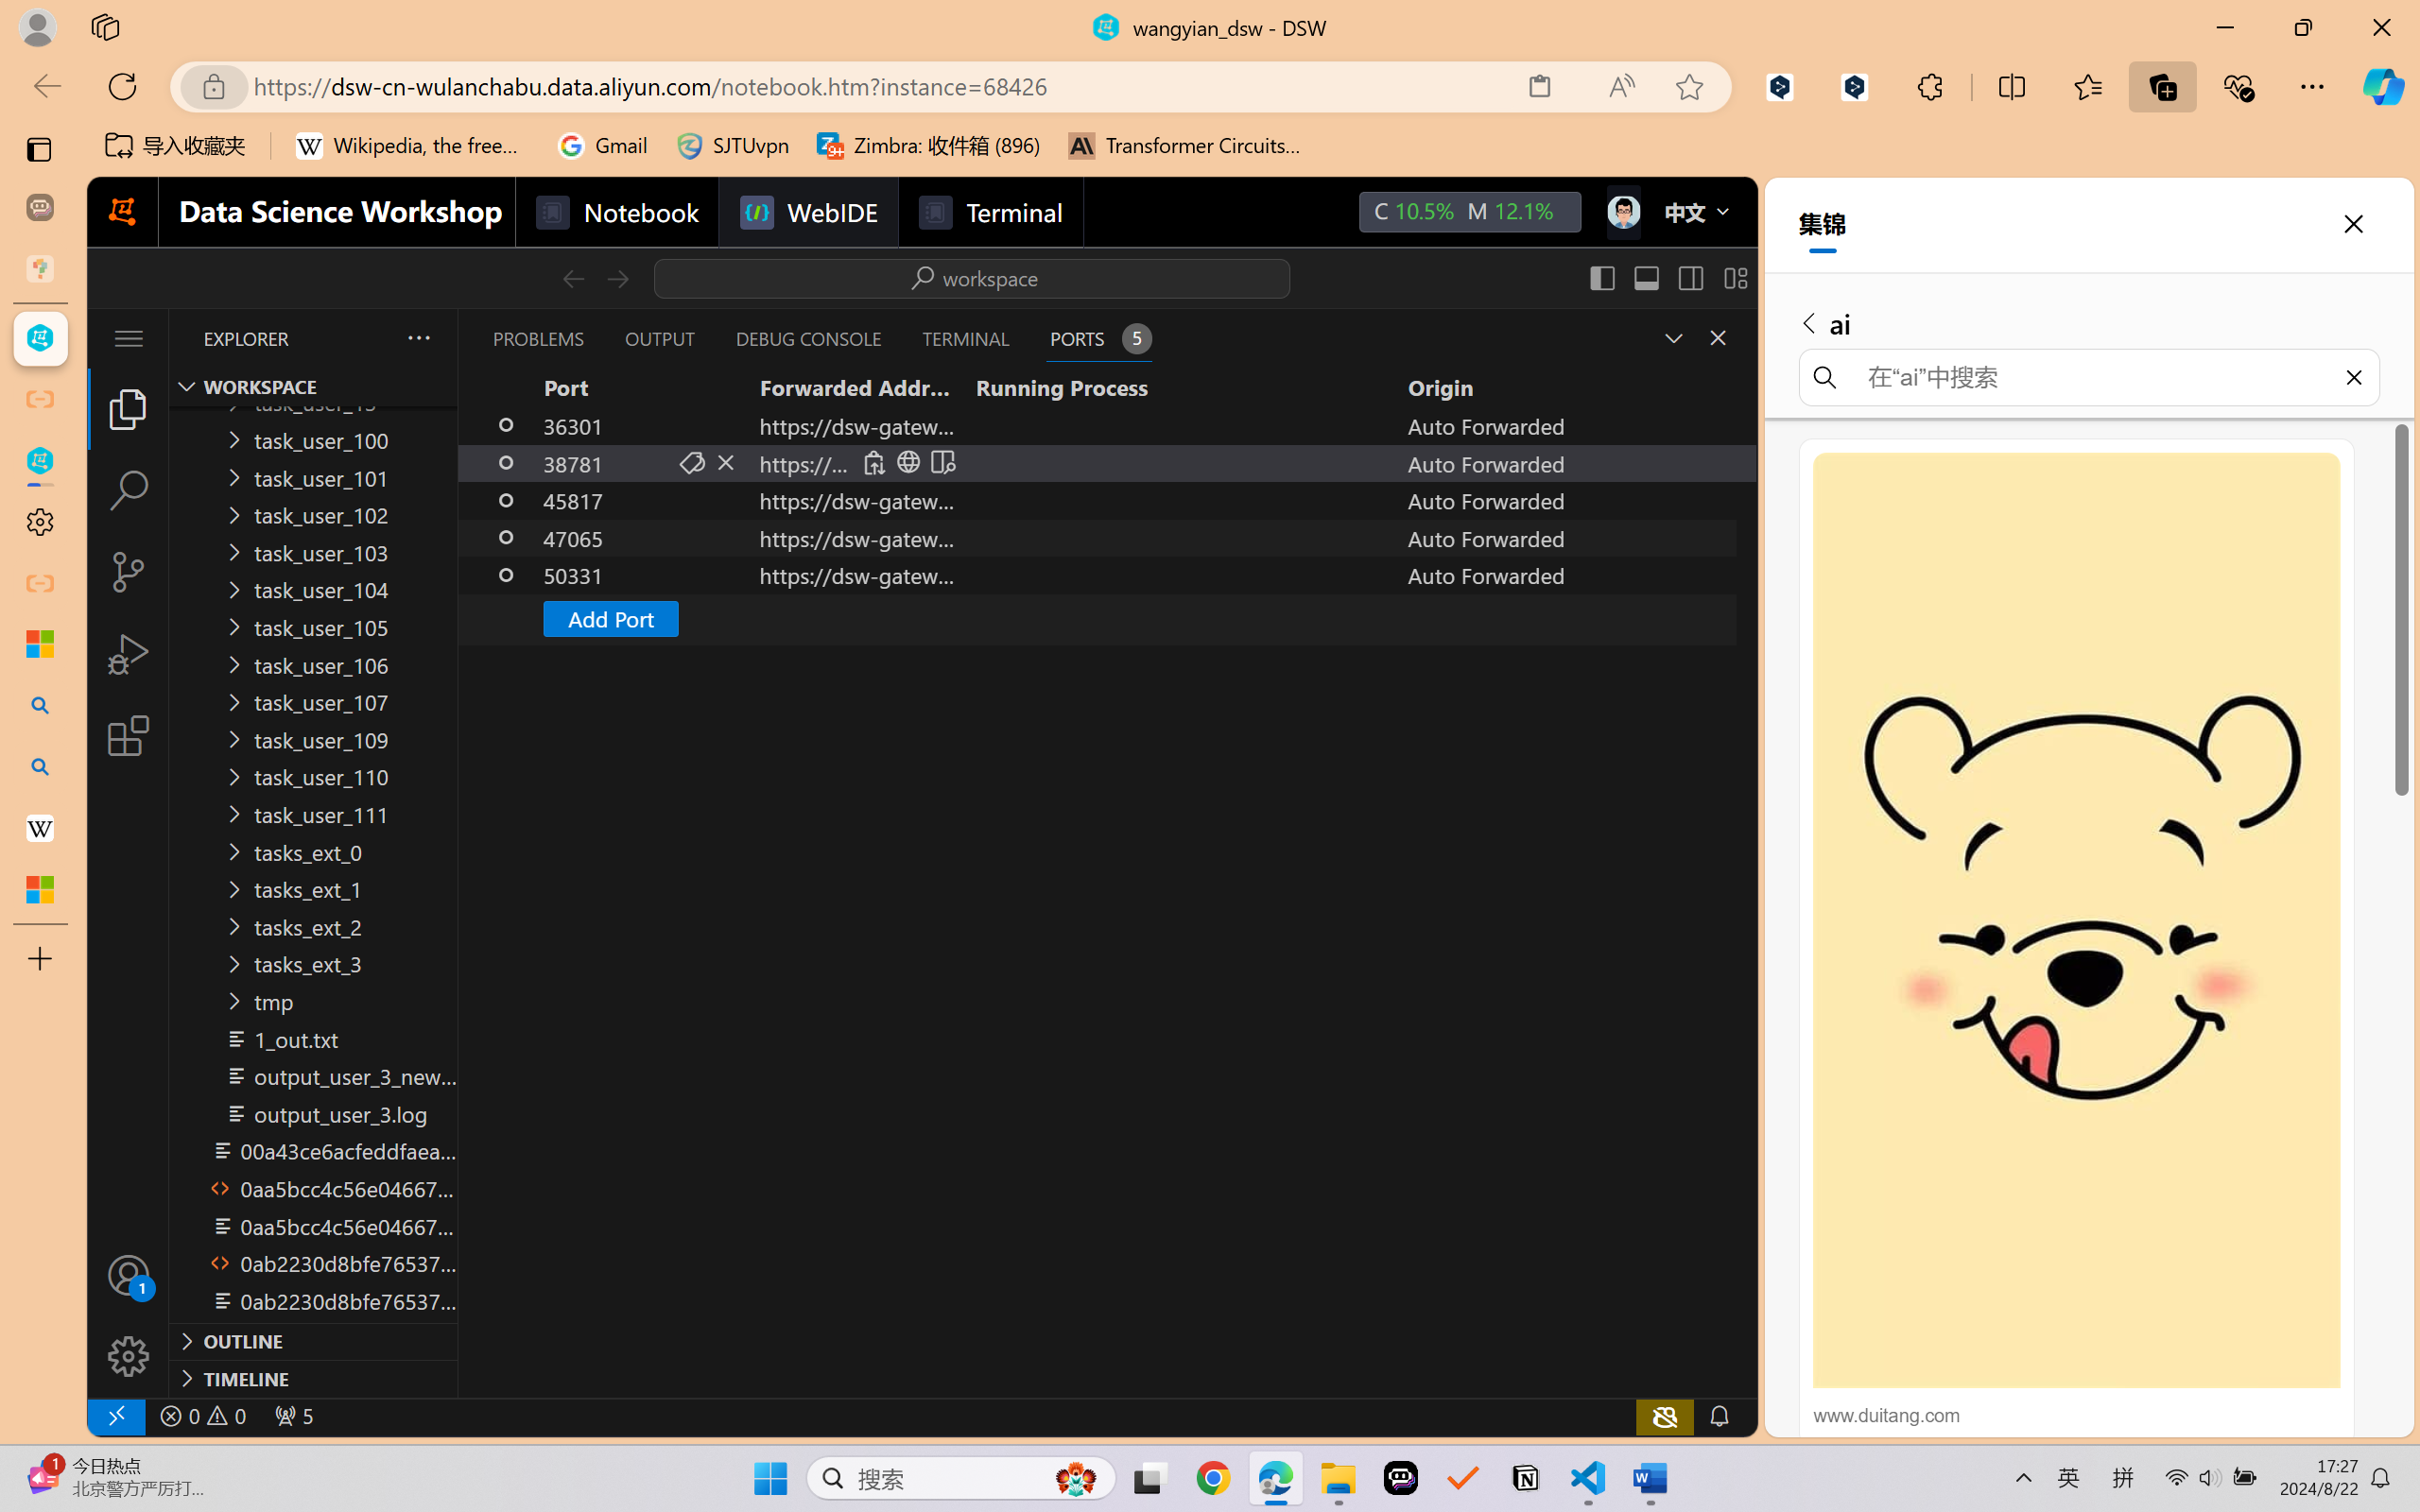 The image size is (2420, 1512). What do you see at coordinates (691, 461) in the screenshot?
I see `'Set Port Label (F2)'` at bounding box center [691, 461].